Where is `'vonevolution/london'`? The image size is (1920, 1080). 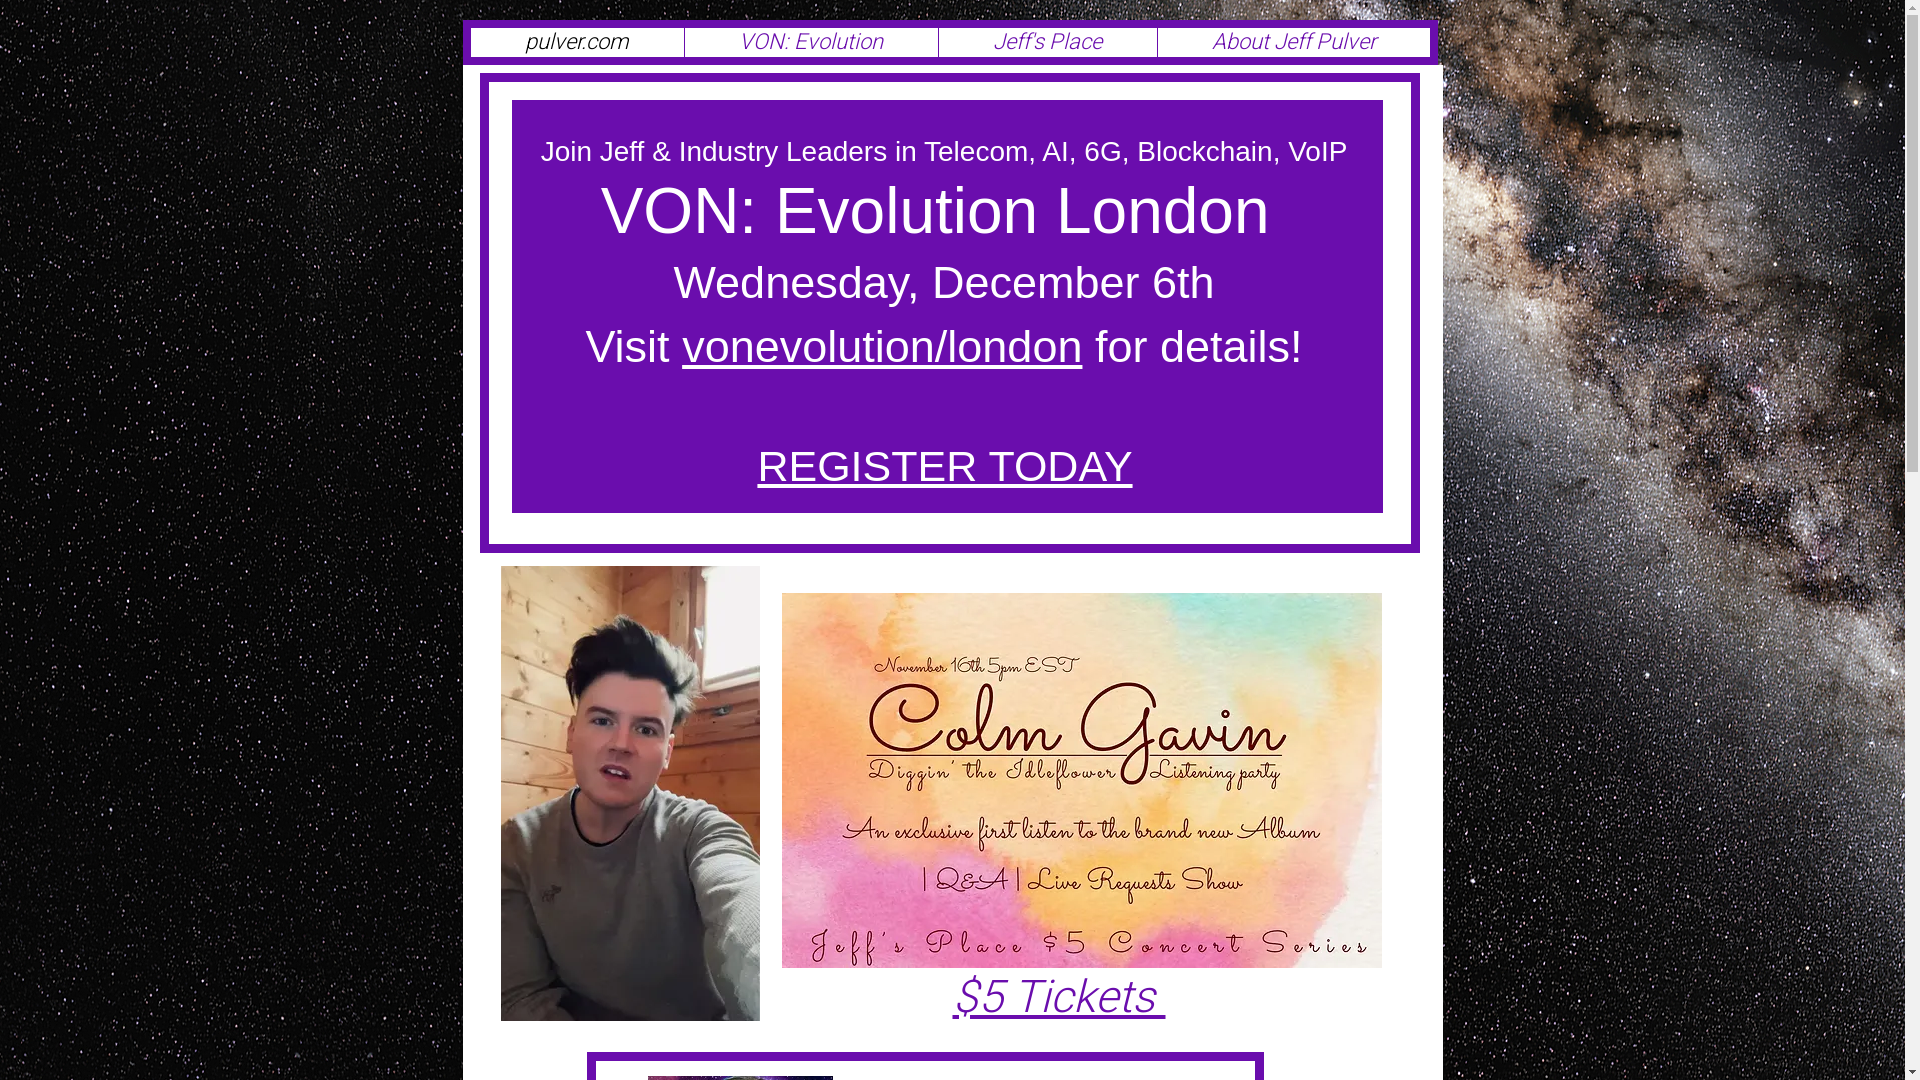 'vonevolution/london' is located at coordinates (881, 345).